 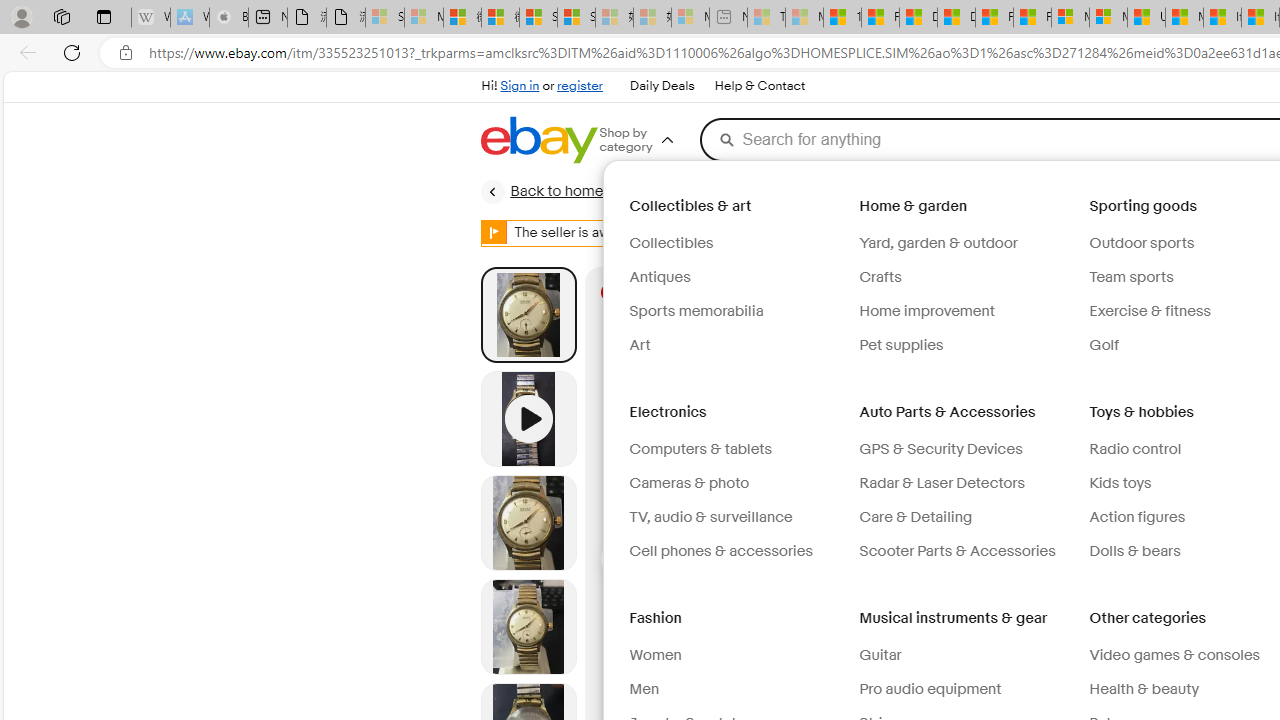 What do you see at coordinates (1137, 516) in the screenshot?
I see `'Action figures'` at bounding box center [1137, 516].